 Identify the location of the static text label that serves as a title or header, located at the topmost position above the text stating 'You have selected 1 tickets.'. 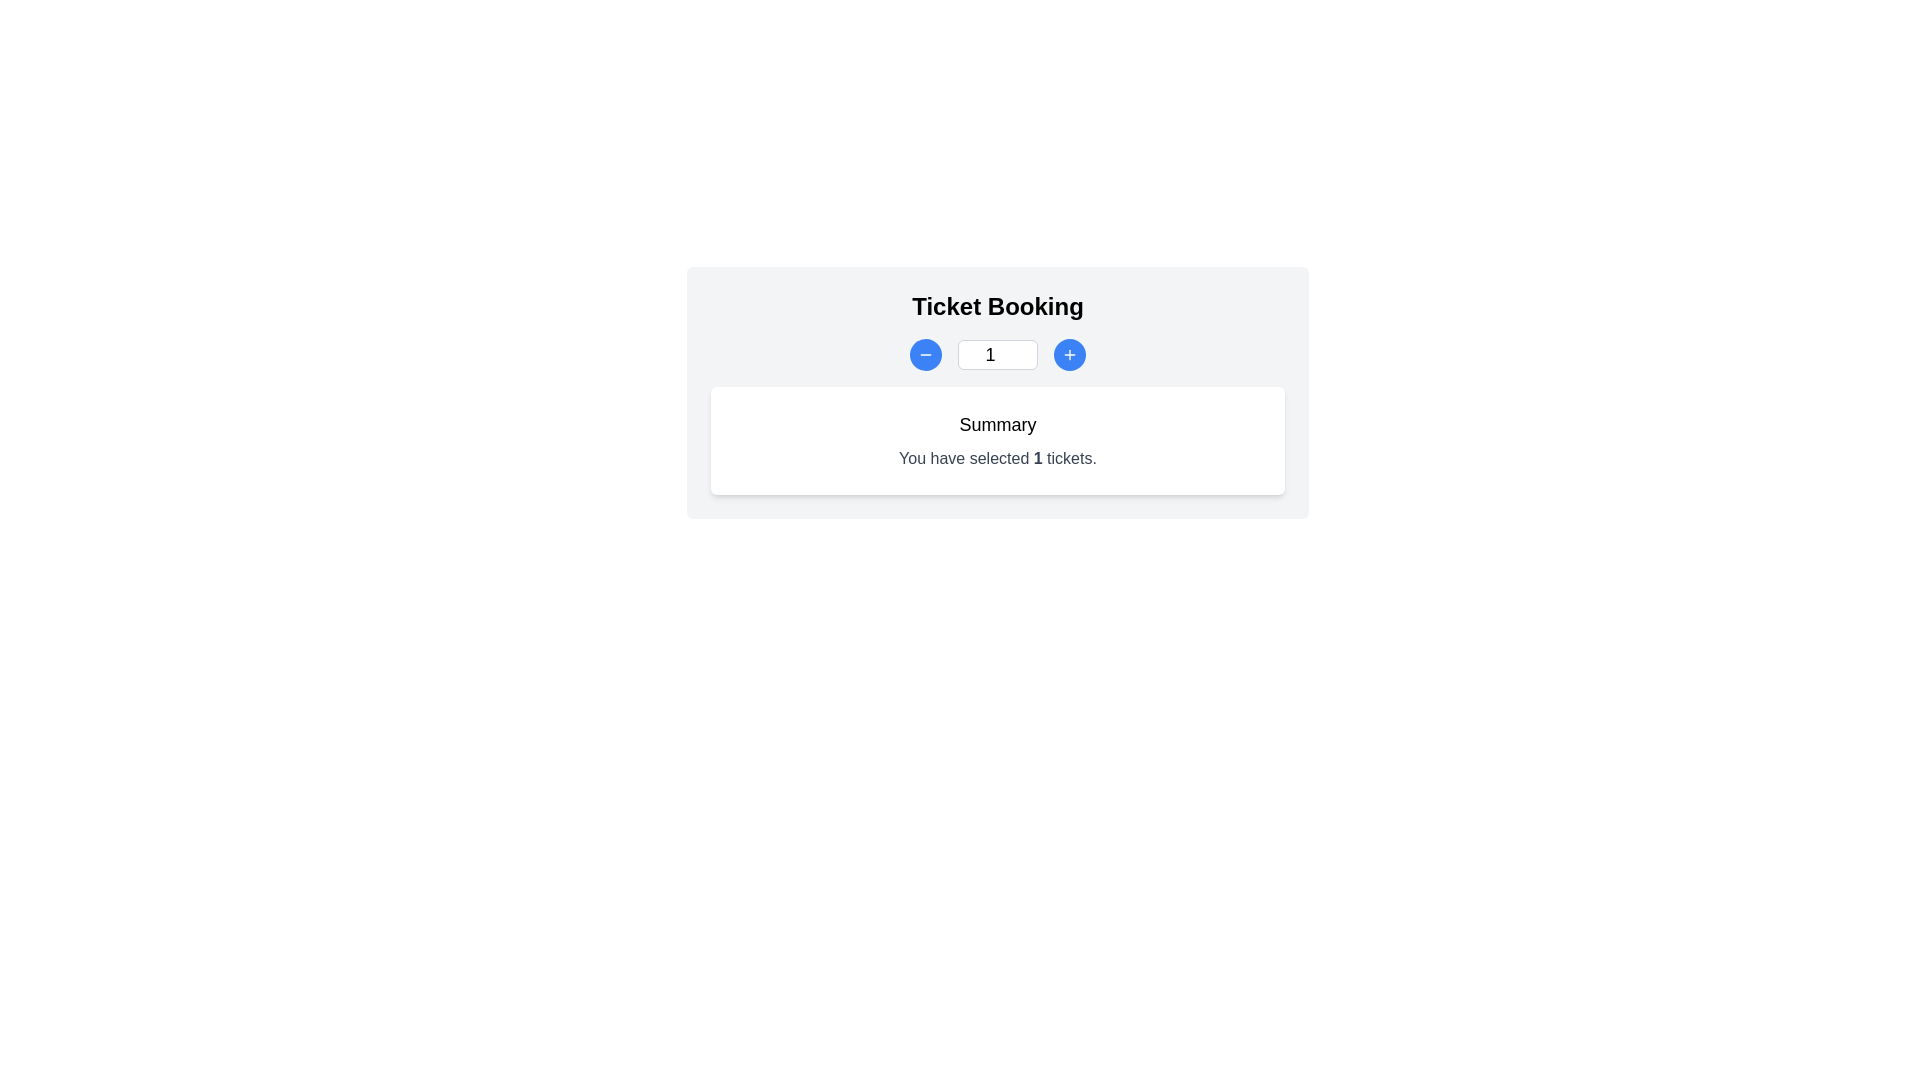
(998, 423).